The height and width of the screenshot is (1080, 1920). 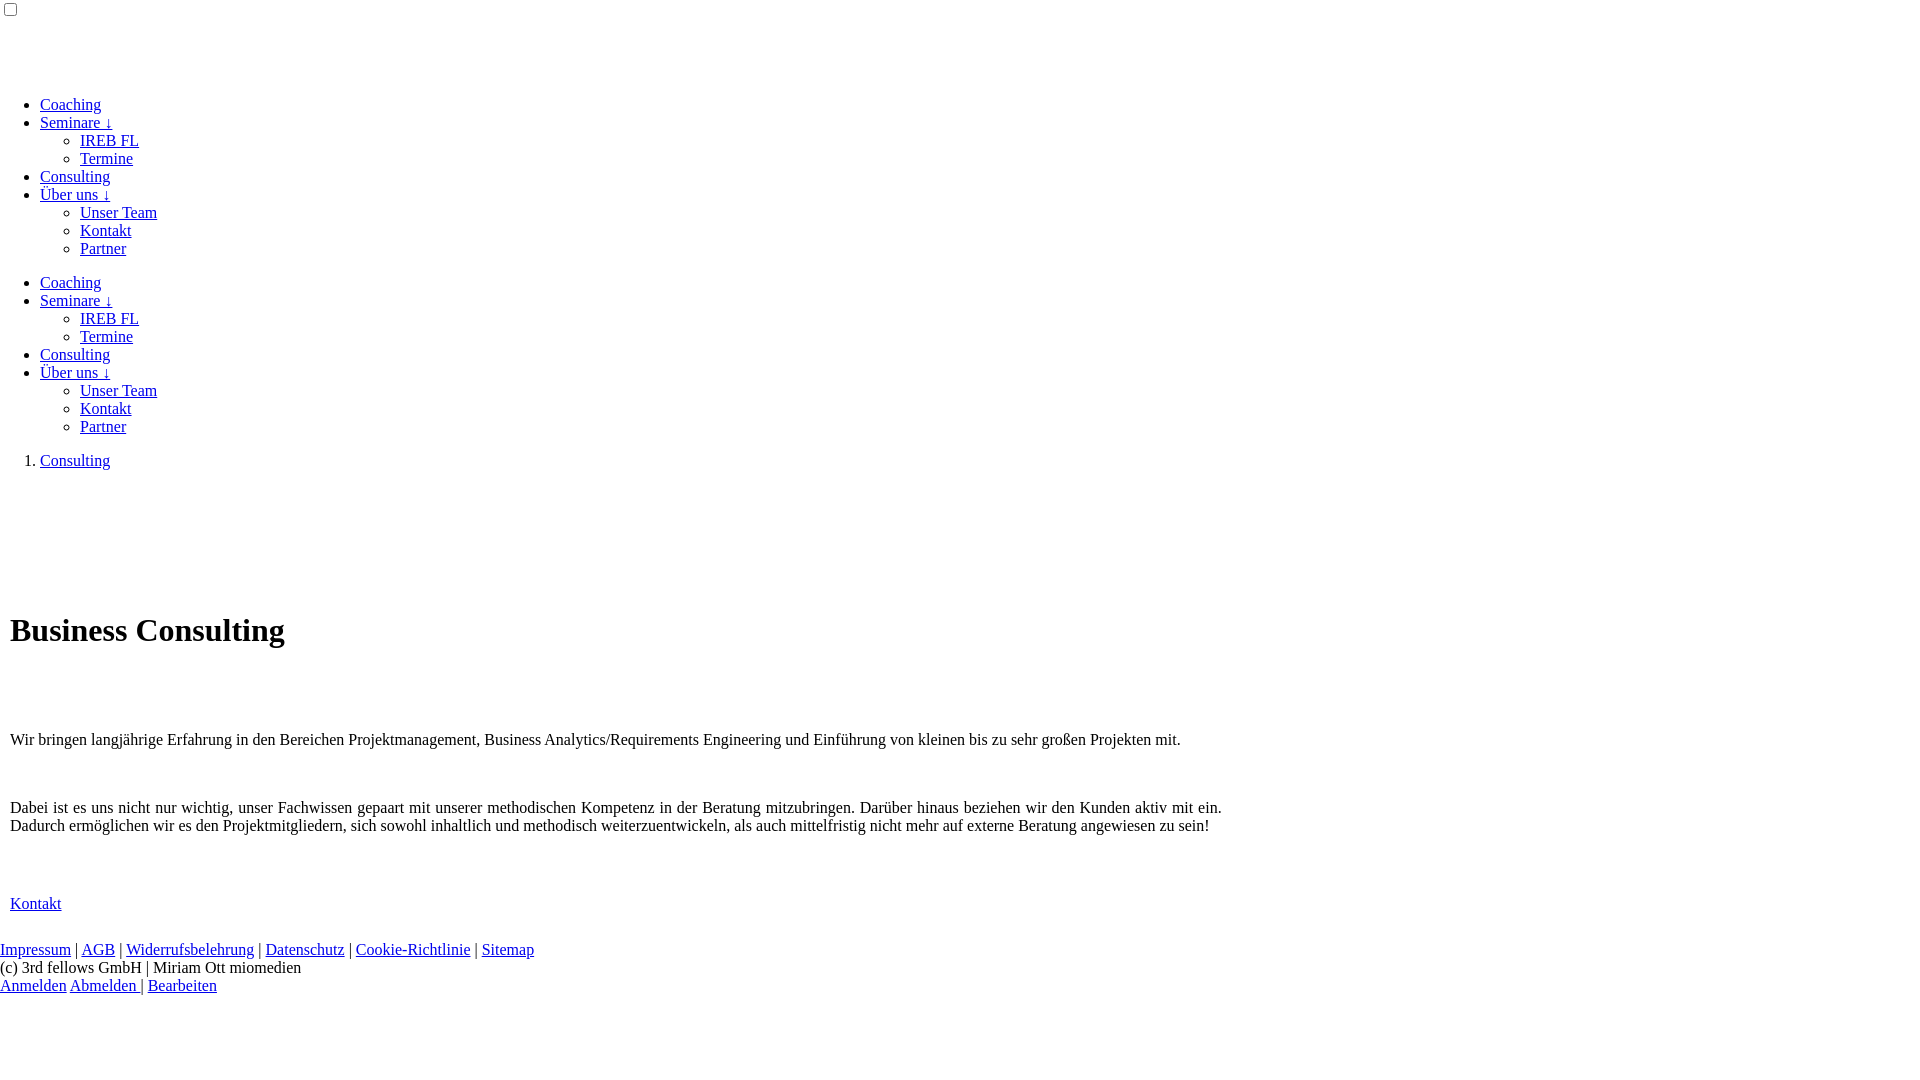 I want to click on 'Widerrufsbelehrung', so click(x=190, y=948).